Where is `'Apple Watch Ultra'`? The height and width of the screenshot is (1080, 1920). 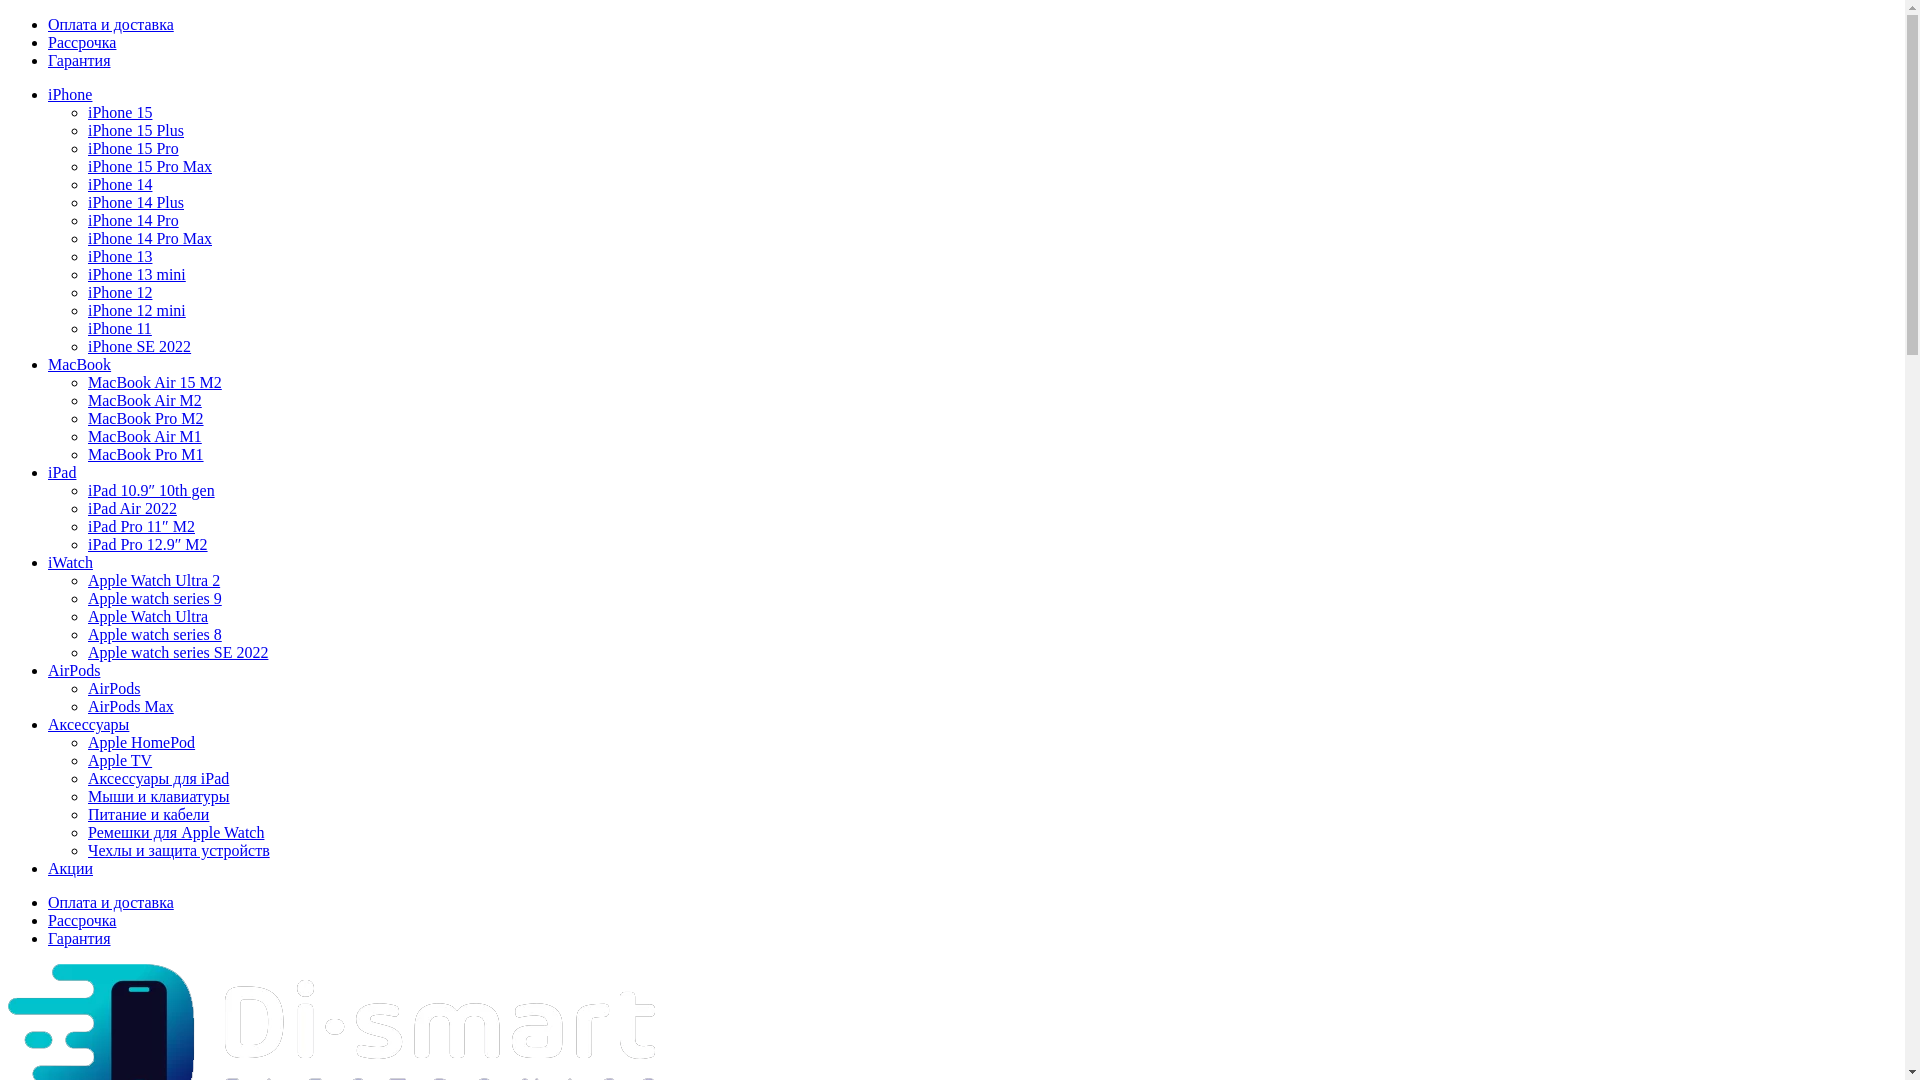
'Apple Watch Ultra' is located at coordinates (147, 615).